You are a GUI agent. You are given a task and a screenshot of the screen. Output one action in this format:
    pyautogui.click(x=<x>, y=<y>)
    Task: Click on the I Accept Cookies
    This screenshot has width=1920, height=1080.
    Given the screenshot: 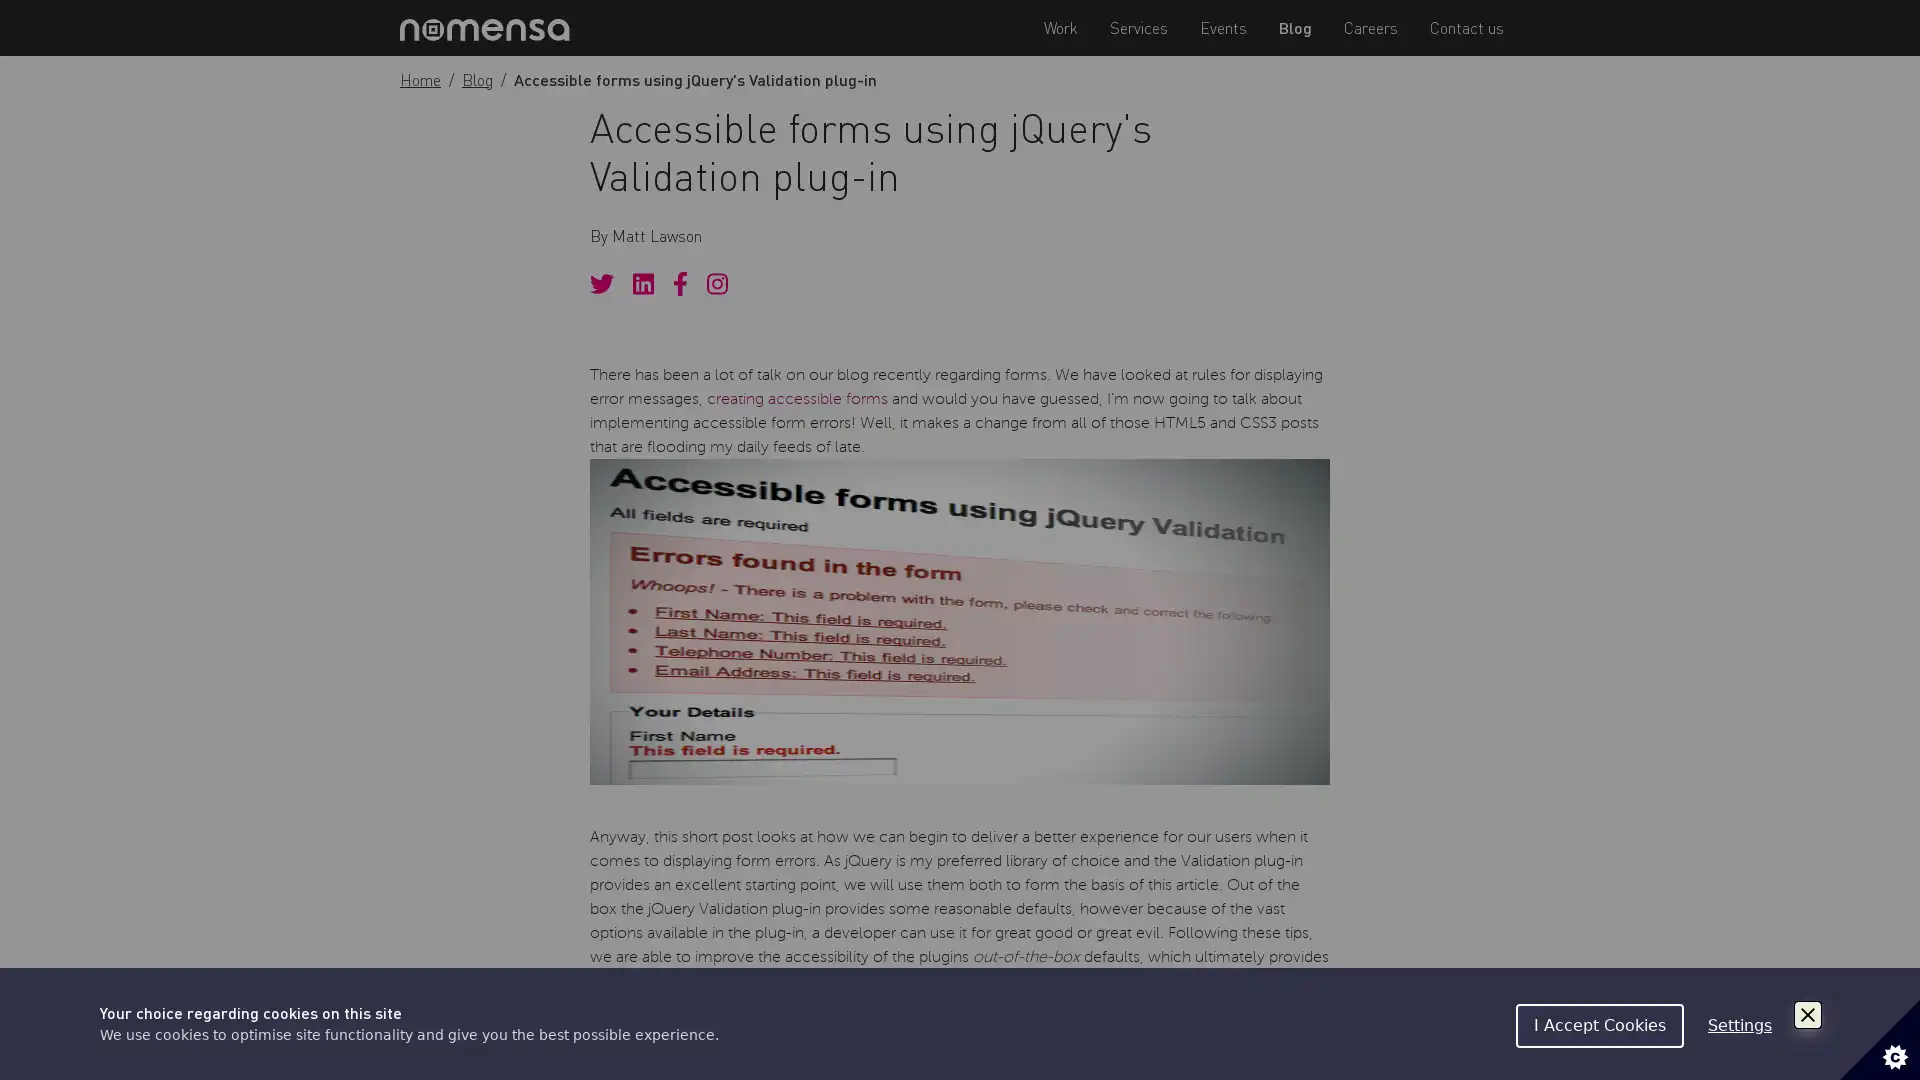 What is the action you would take?
    pyautogui.click(x=1598, y=1026)
    